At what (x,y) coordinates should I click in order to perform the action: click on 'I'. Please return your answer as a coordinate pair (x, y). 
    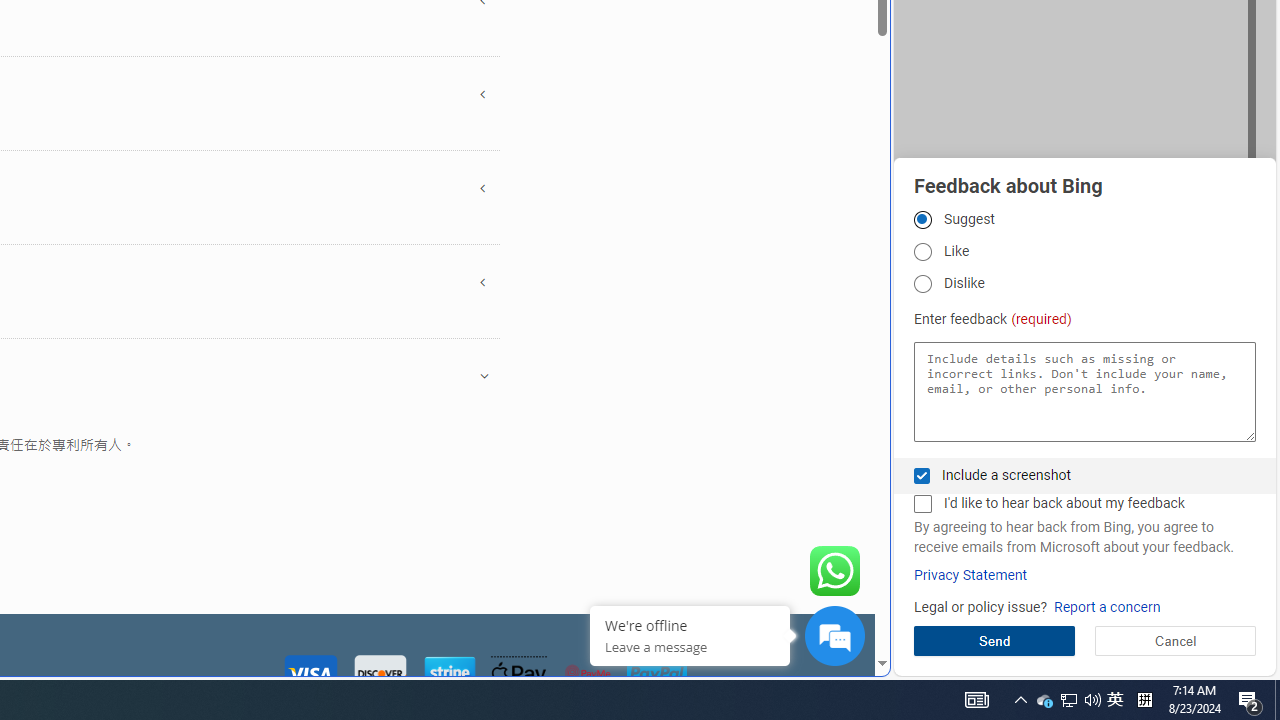
    Looking at the image, I should click on (921, 502).